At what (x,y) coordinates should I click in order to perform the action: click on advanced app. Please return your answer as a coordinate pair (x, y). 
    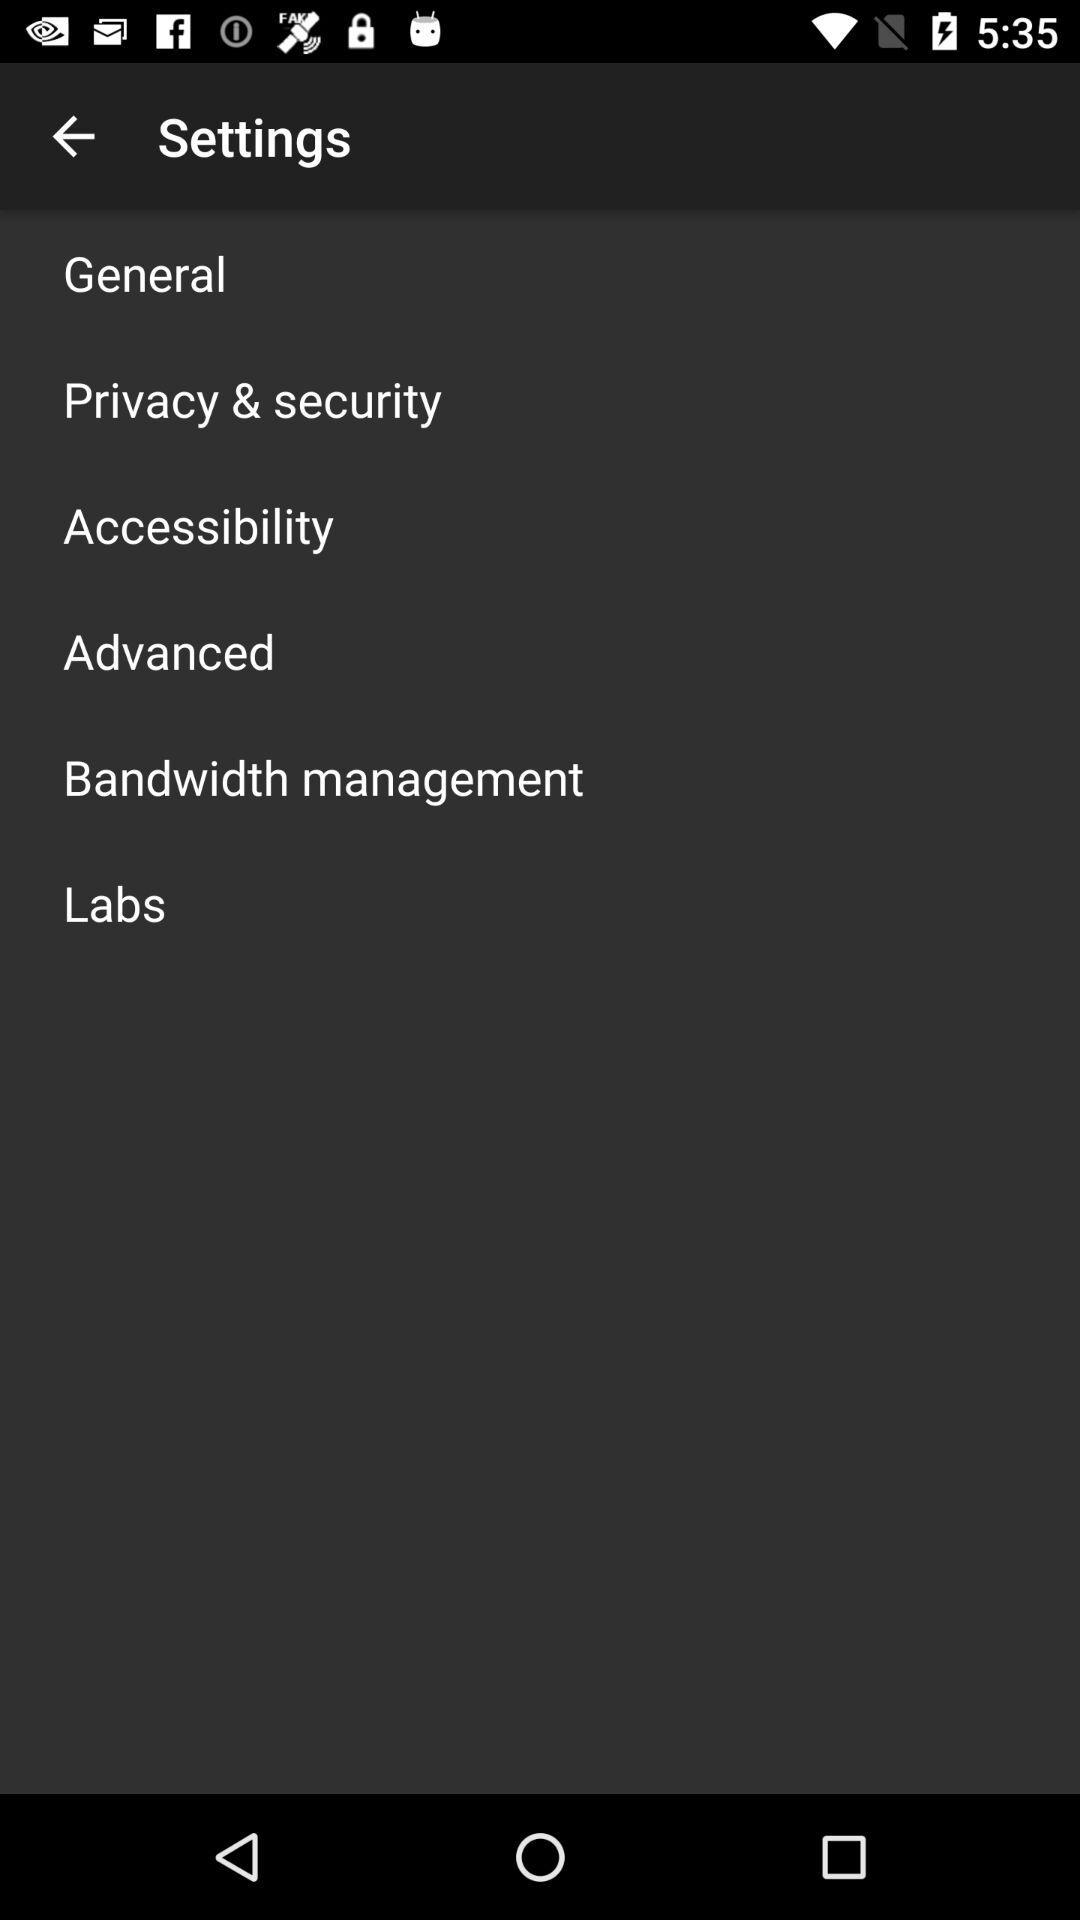
    Looking at the image, I should click on (168, 651).